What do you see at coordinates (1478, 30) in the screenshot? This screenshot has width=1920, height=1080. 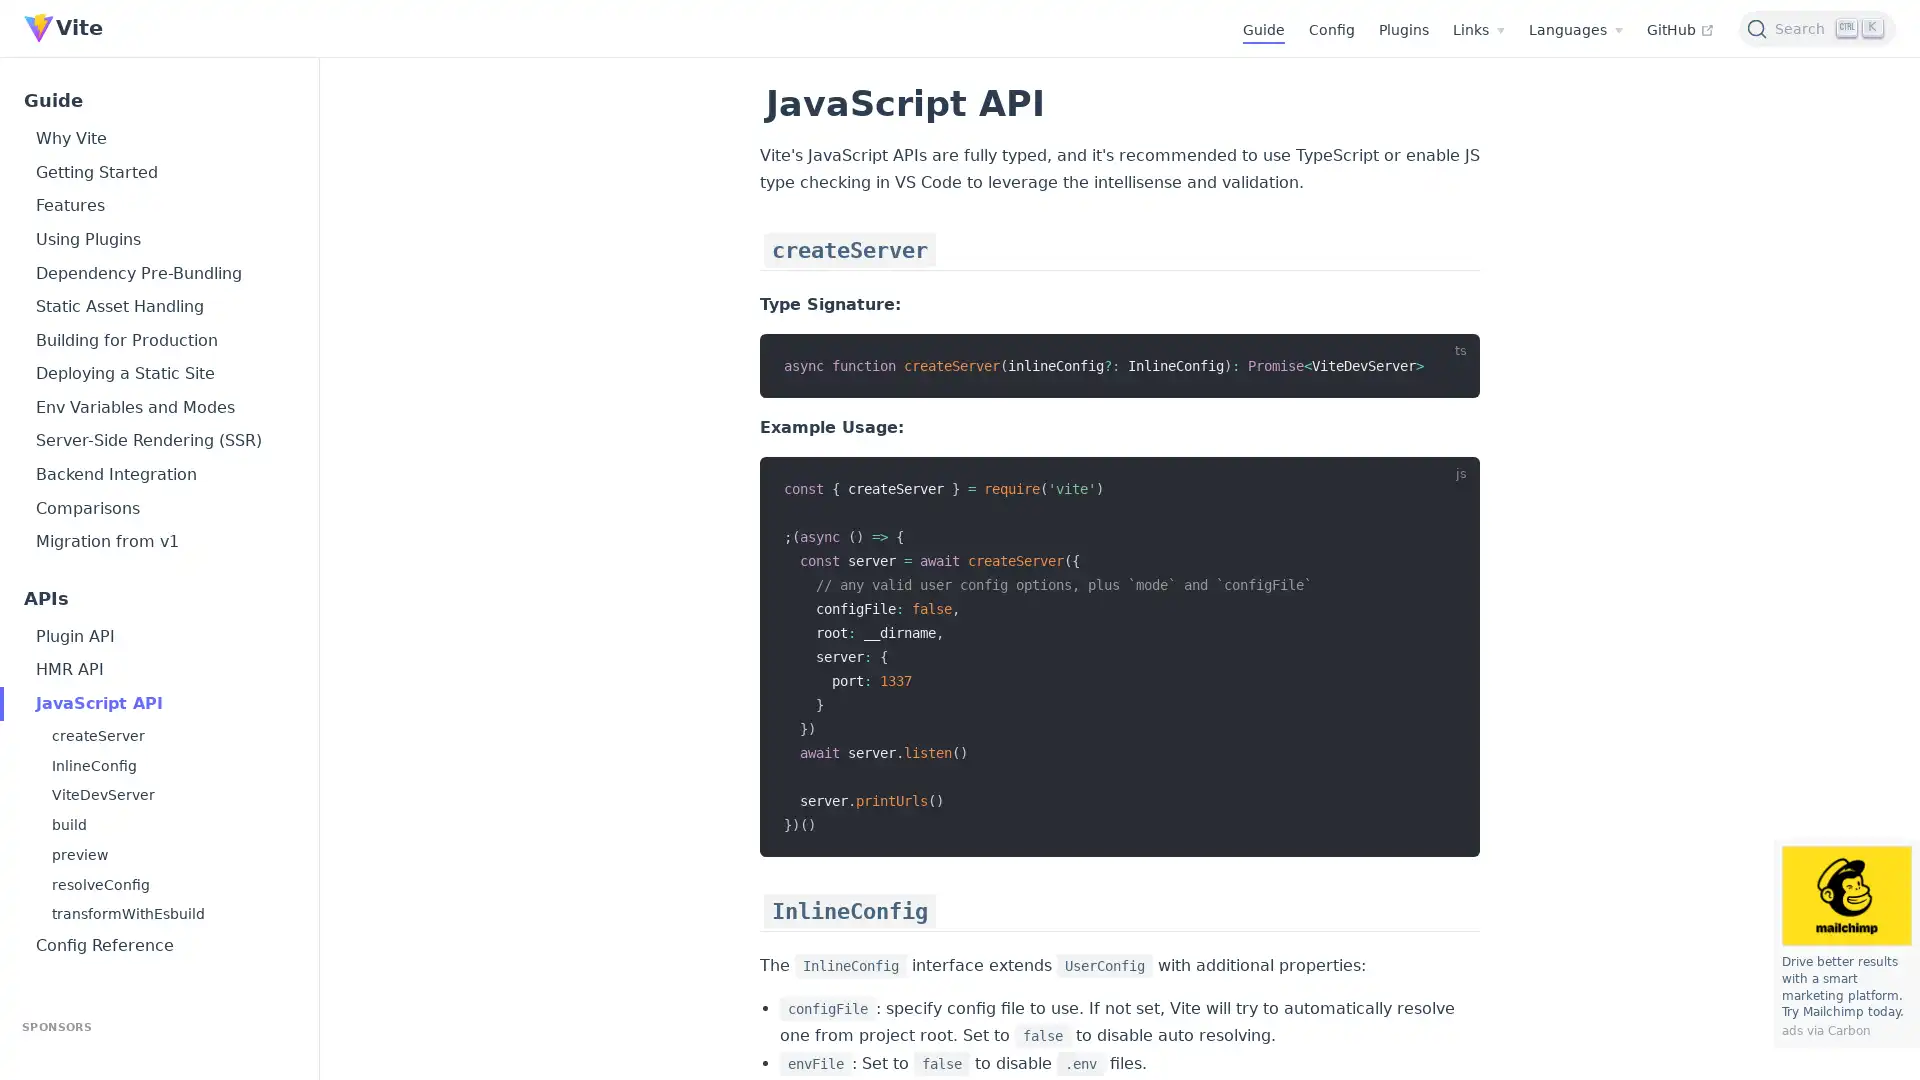 I see `Links` at bounding box center [1478, 30].